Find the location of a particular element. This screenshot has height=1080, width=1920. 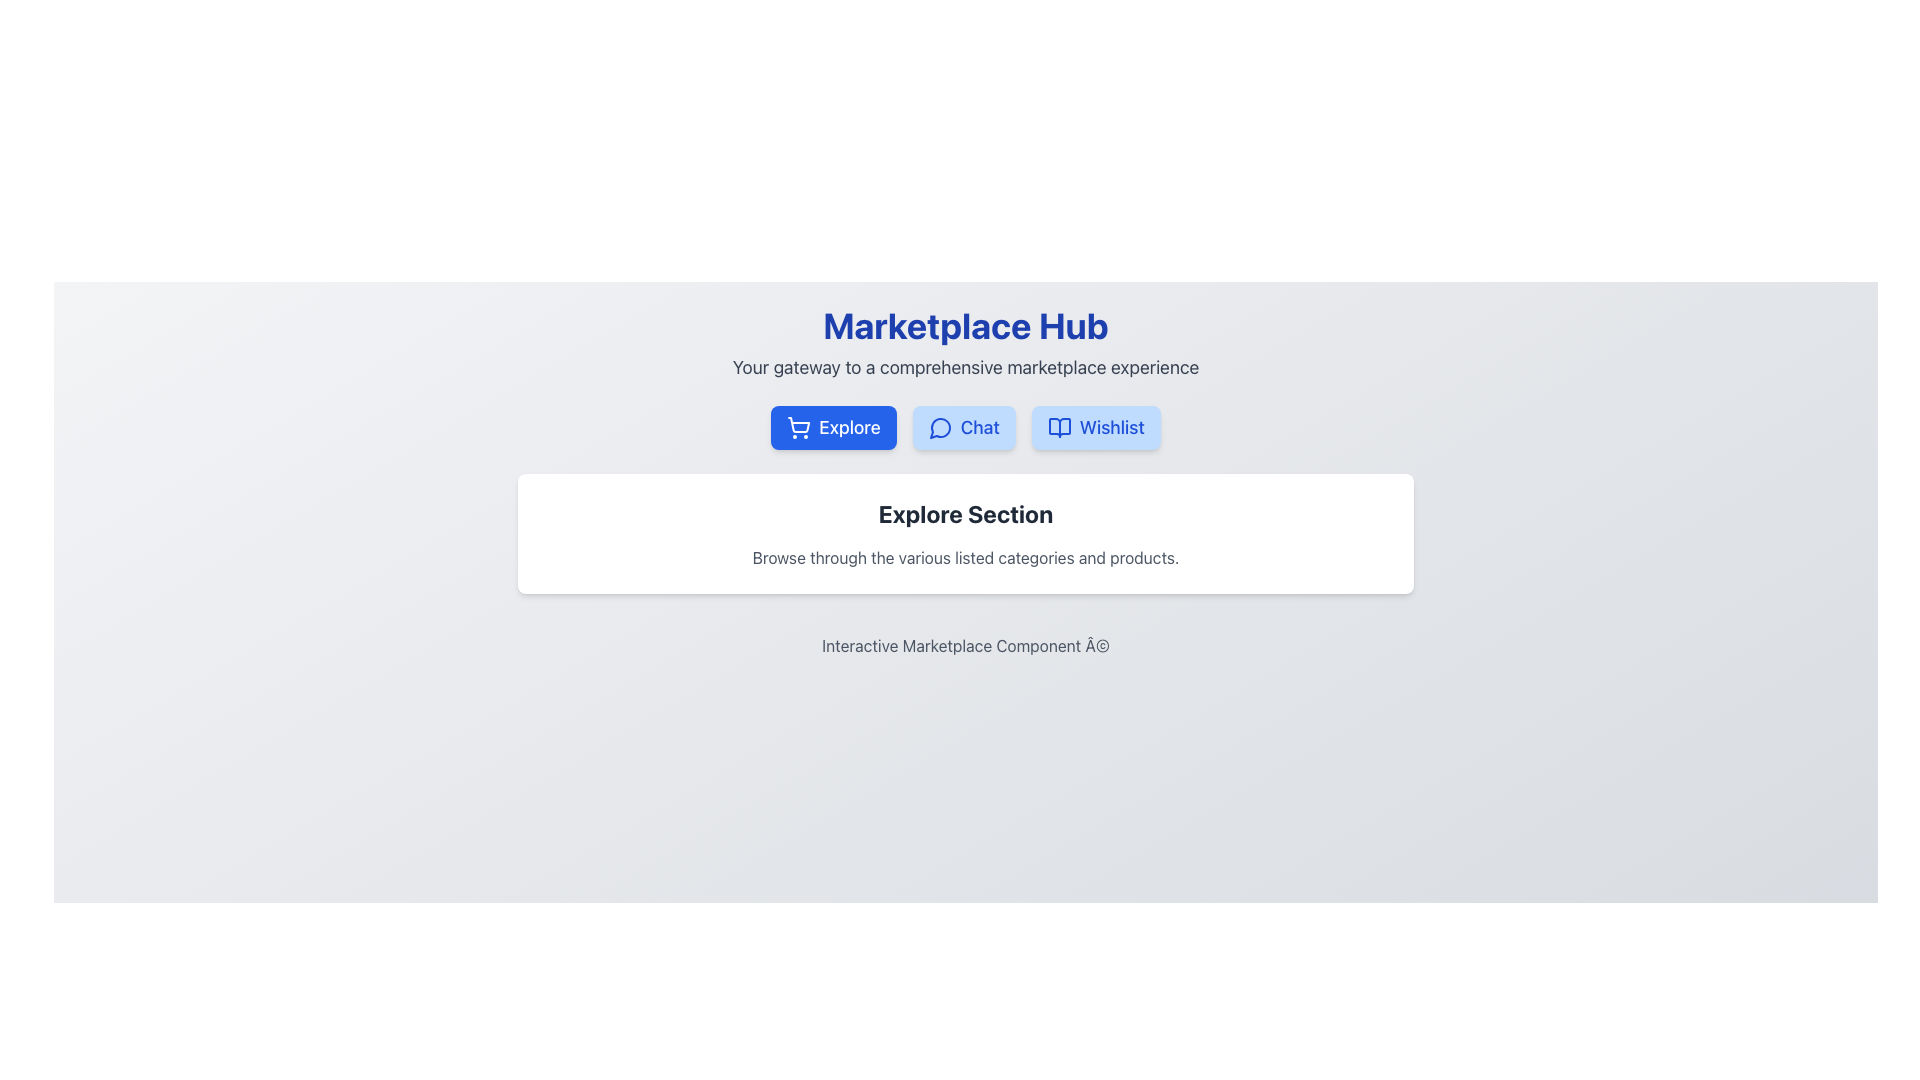

the 'Wishlist' button located beneath the 'Marketplace Hub' title, to the right of the 'Explore' and 'Chat' buttons, for keyboard interaction is located at coordinates (1095, 427).